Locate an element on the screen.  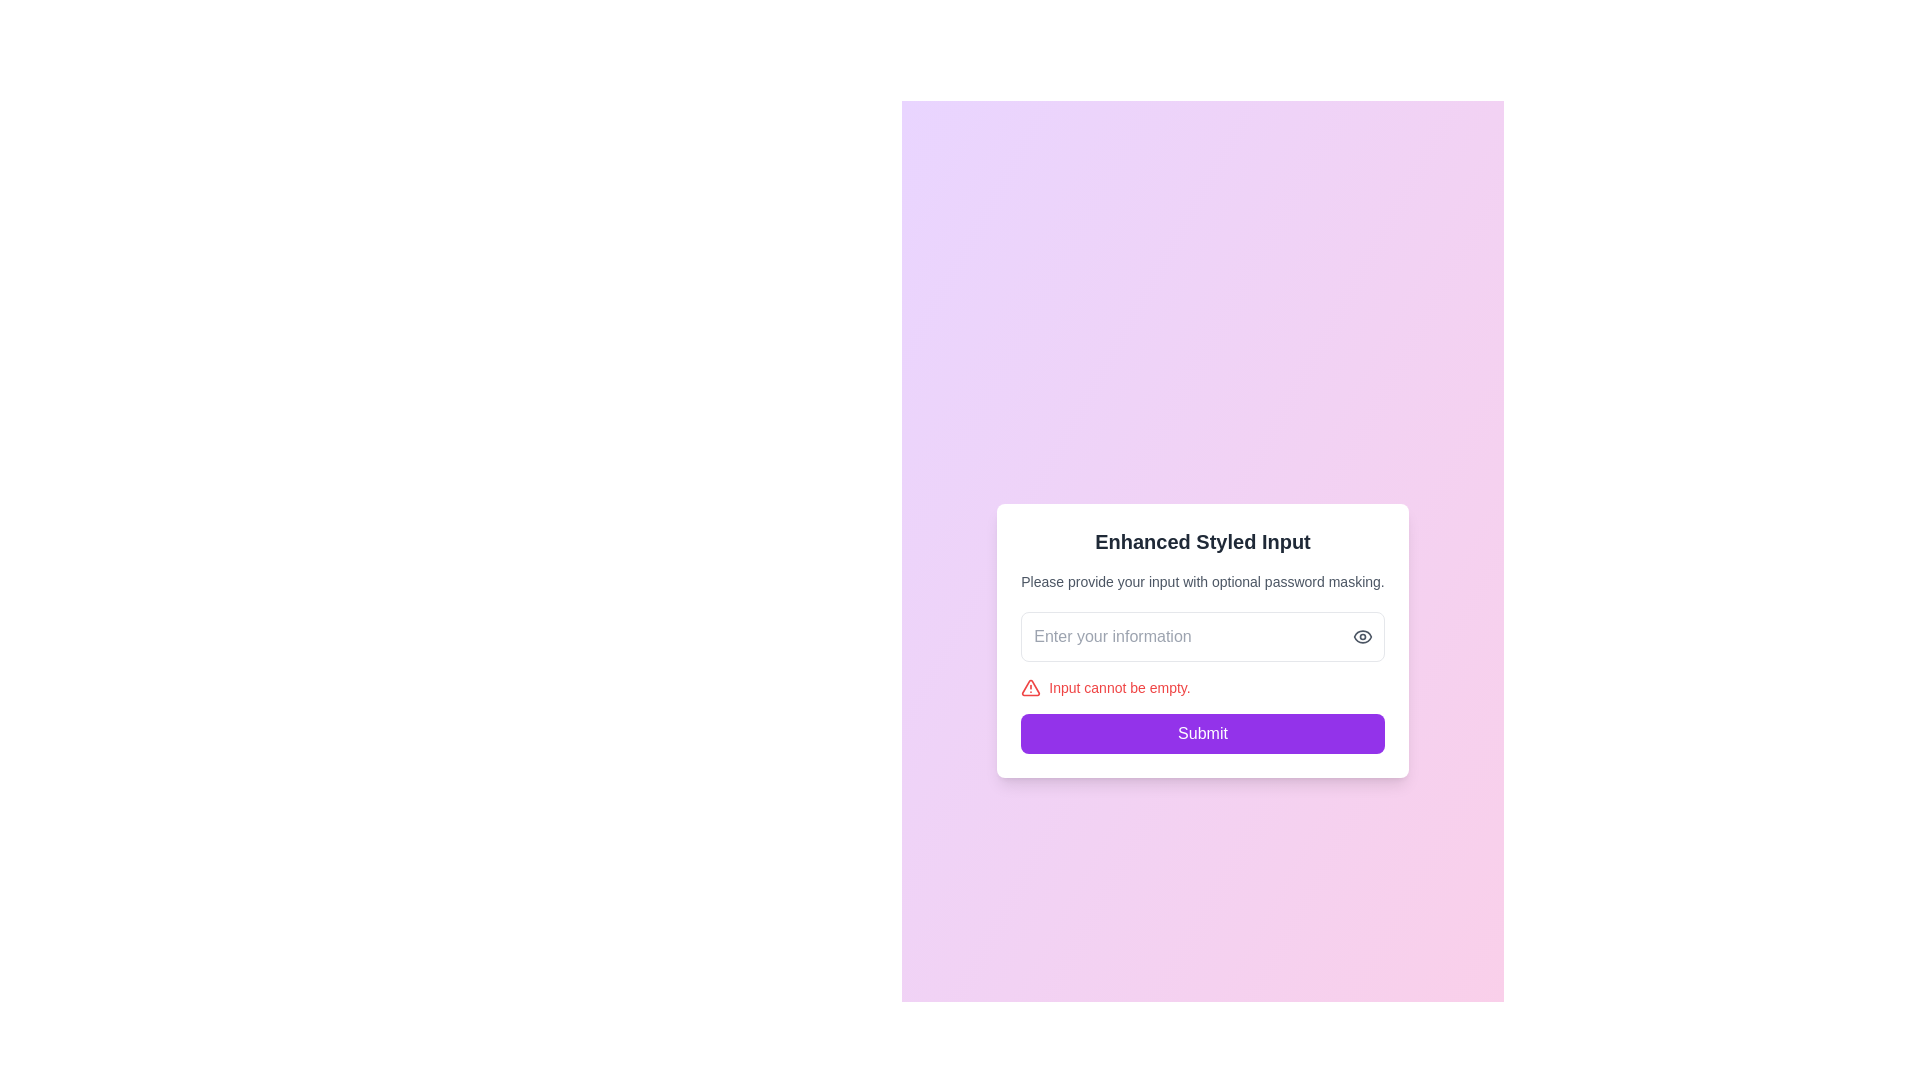
the eye icon button is located at coordinates (1361, 636).